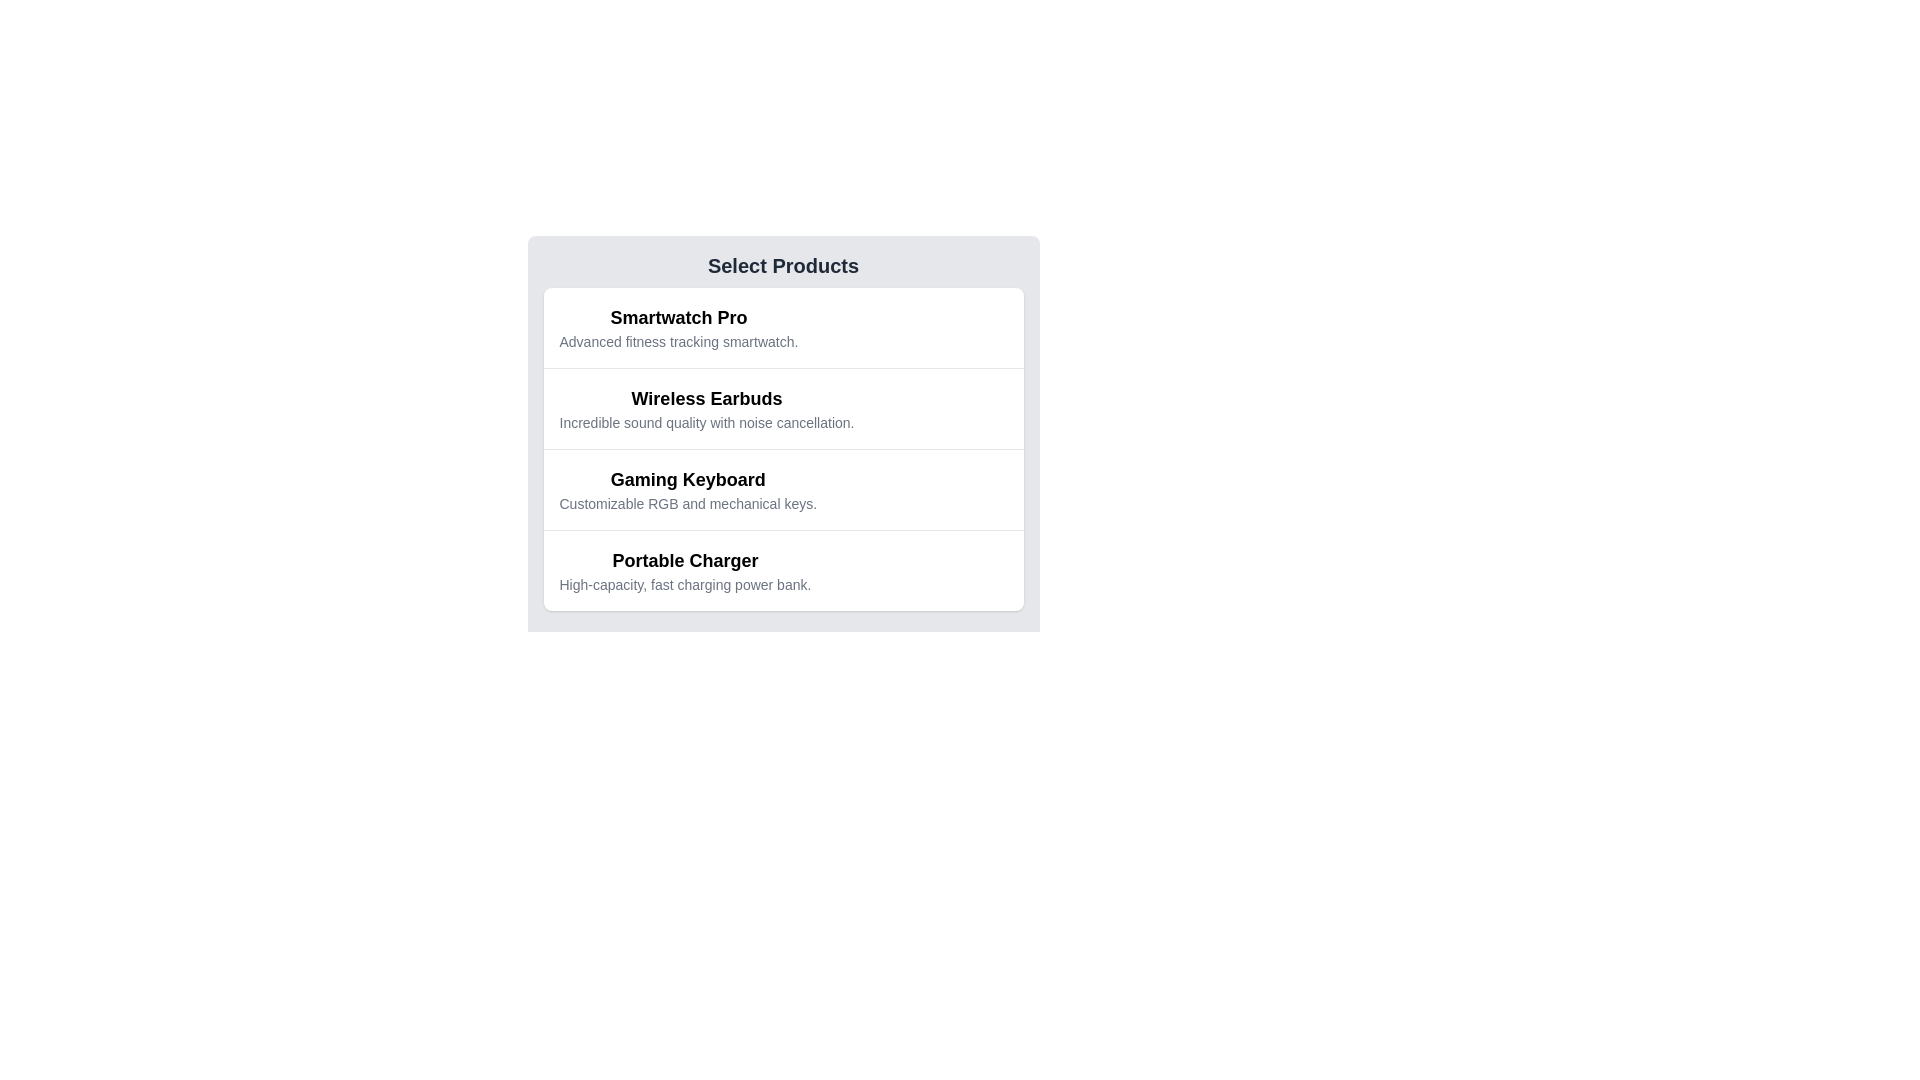  I want to click on the 'Gaming Keyboard' card, so click(782, 490).